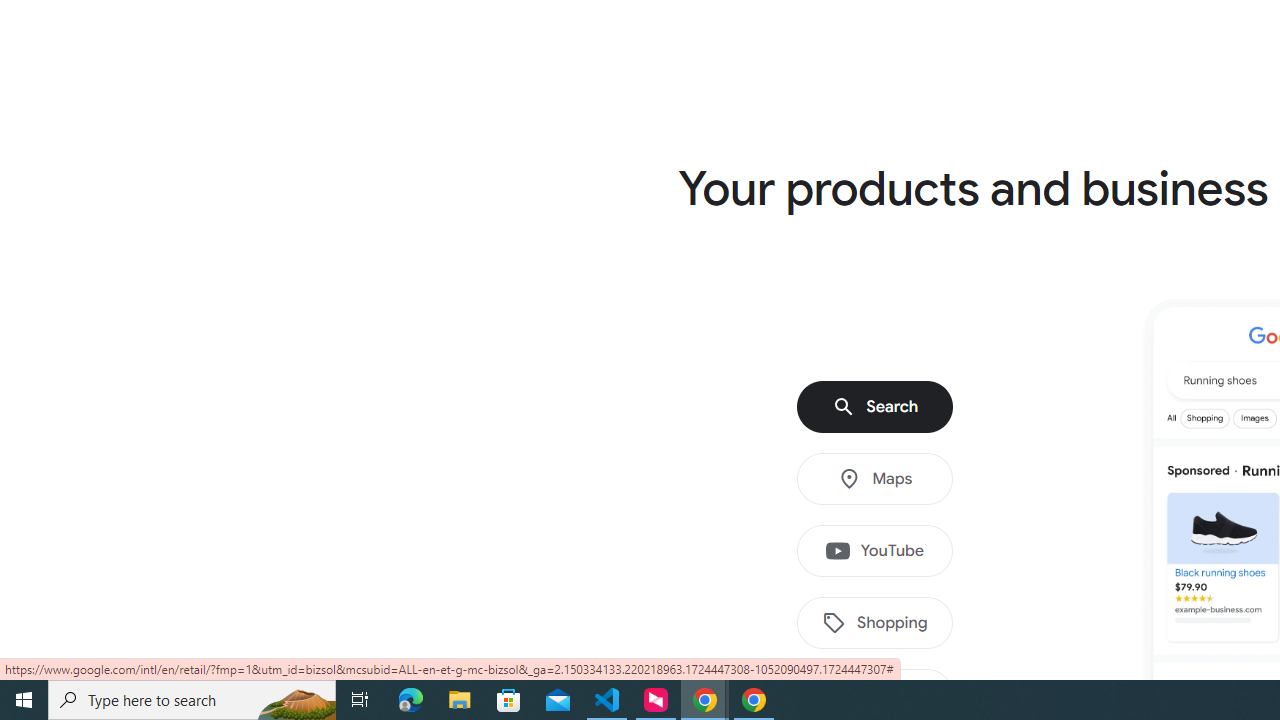 This screenshot has height=720, width=1280. What do you see at coordinates (875, 479) in the screenshot?
I see `'Maps'` at bounding box center [875, 479].